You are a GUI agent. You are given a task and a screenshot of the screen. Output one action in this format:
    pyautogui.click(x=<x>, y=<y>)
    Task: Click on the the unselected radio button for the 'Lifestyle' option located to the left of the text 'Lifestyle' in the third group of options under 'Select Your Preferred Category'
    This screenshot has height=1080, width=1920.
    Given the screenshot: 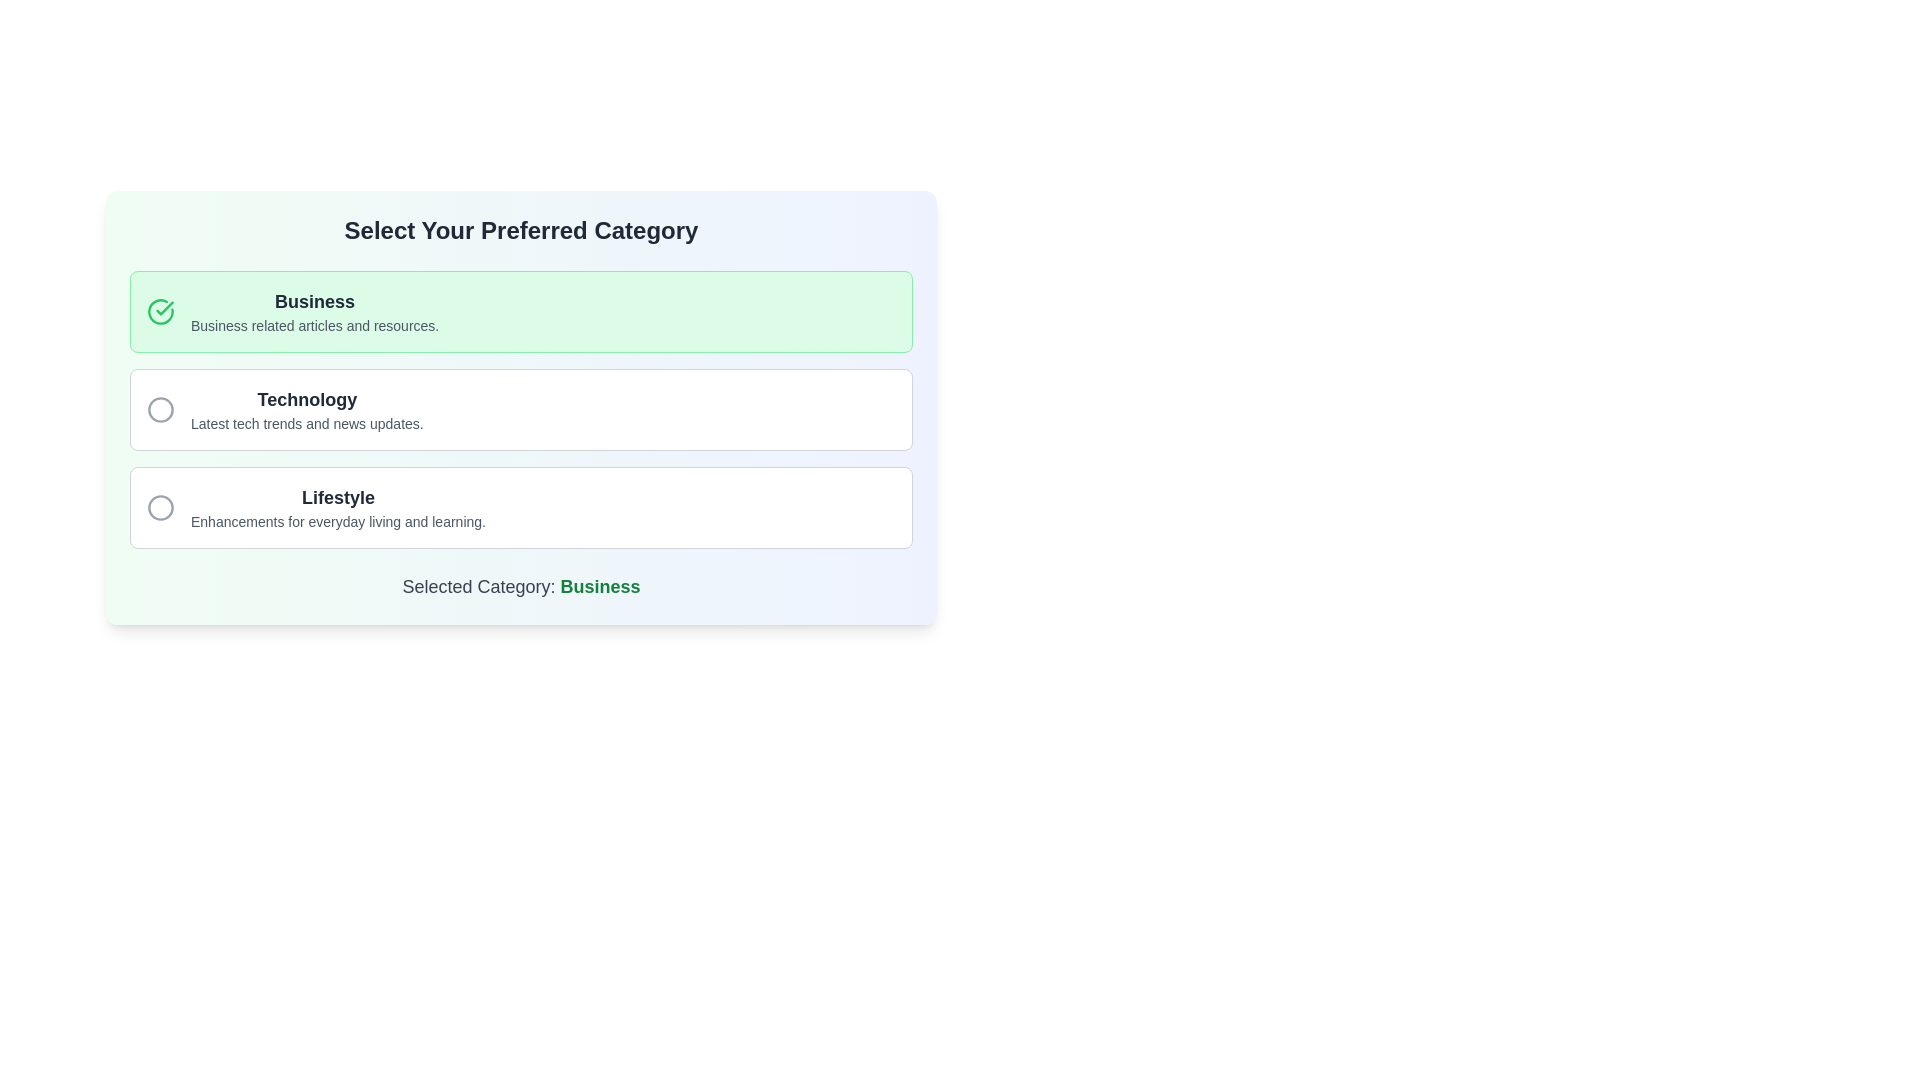 What is the action you would take?
    pyautogui.click(x=161, y=507)
    